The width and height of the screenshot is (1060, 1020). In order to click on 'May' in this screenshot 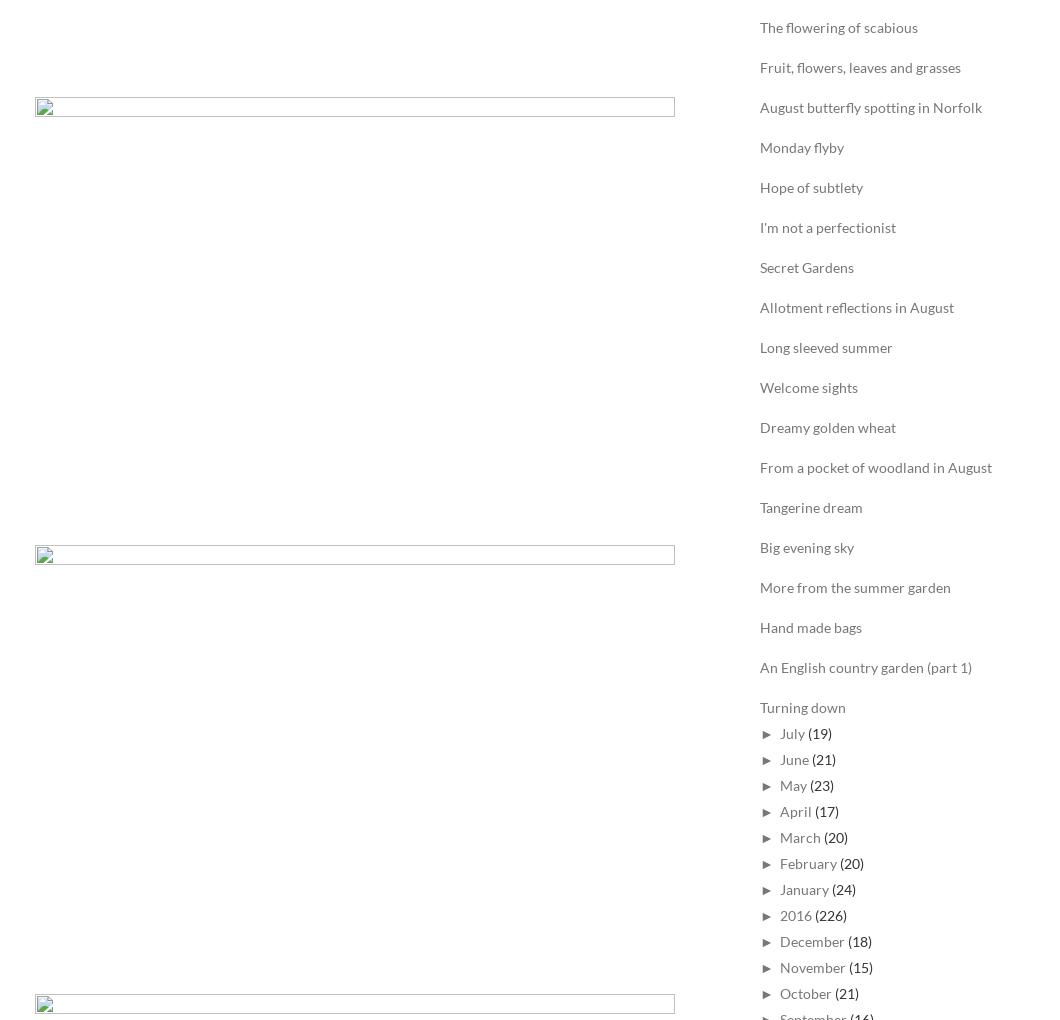, I will do `click(791, 784)`.